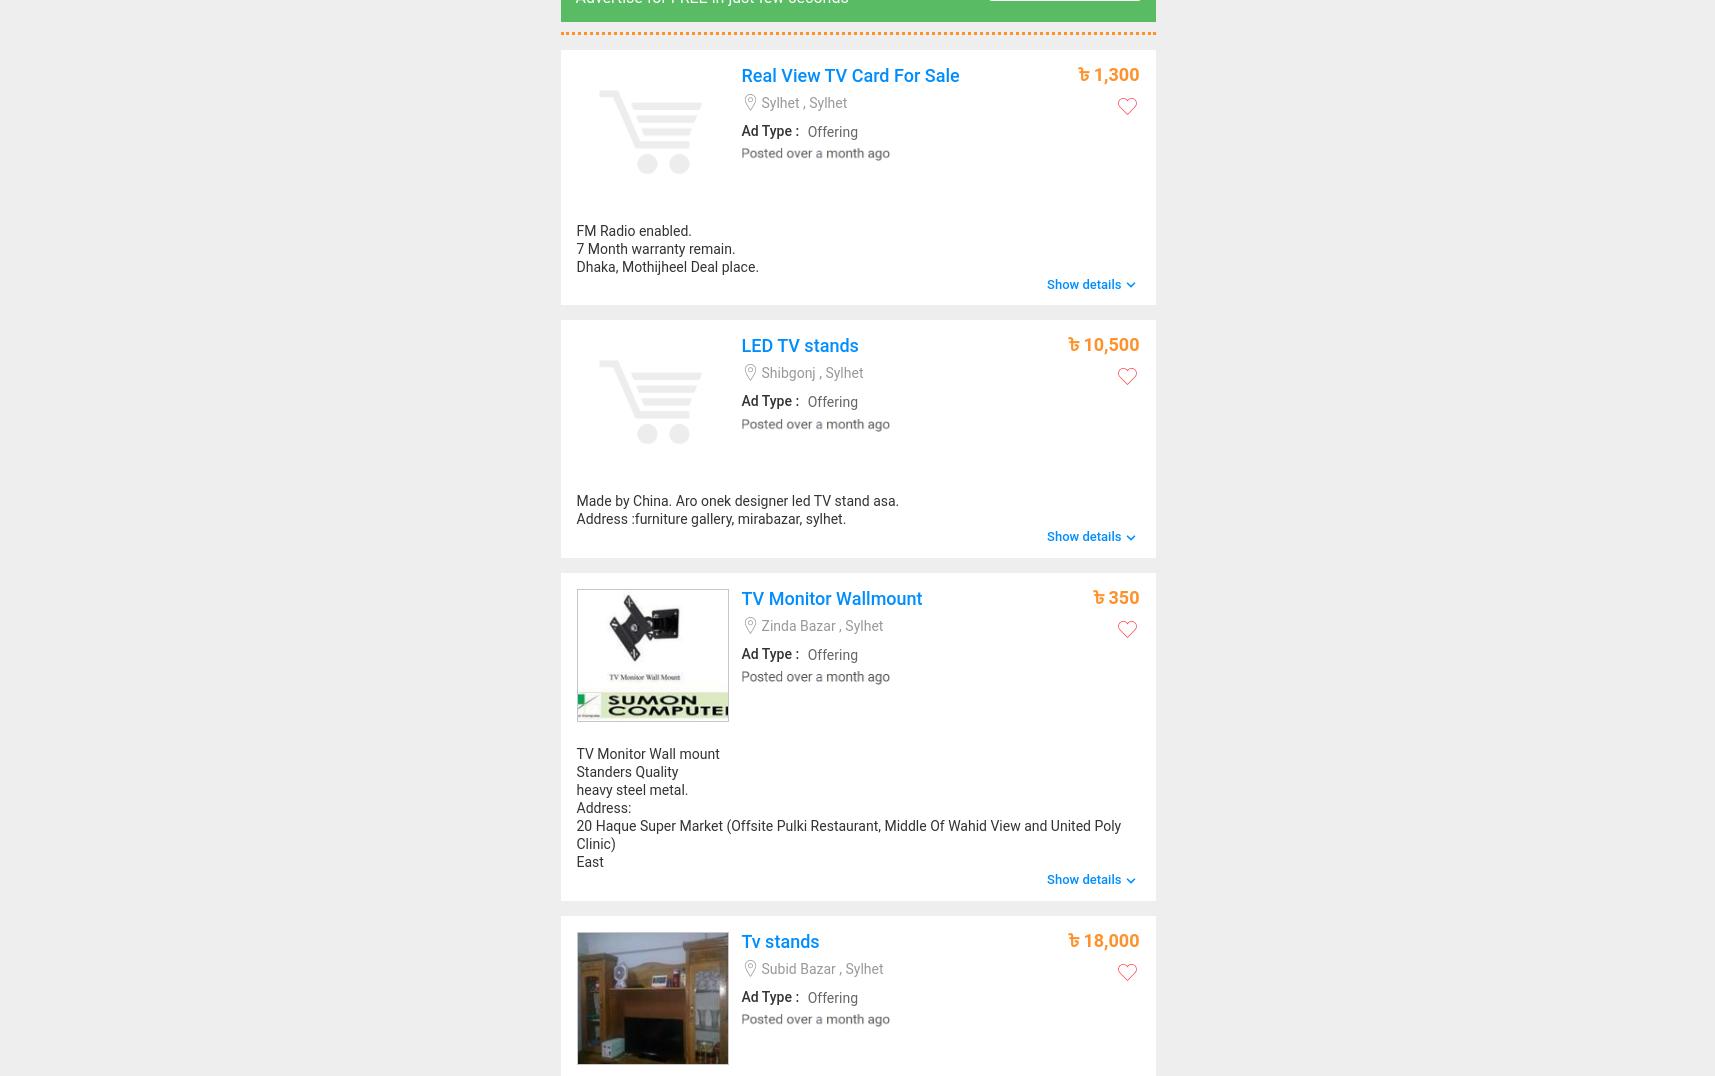 The height and width of the screenshot is (1076, 1715). Describe the element at coordinates (798, 345) in the screenshot. I see `'LED TV stands'` at that location.